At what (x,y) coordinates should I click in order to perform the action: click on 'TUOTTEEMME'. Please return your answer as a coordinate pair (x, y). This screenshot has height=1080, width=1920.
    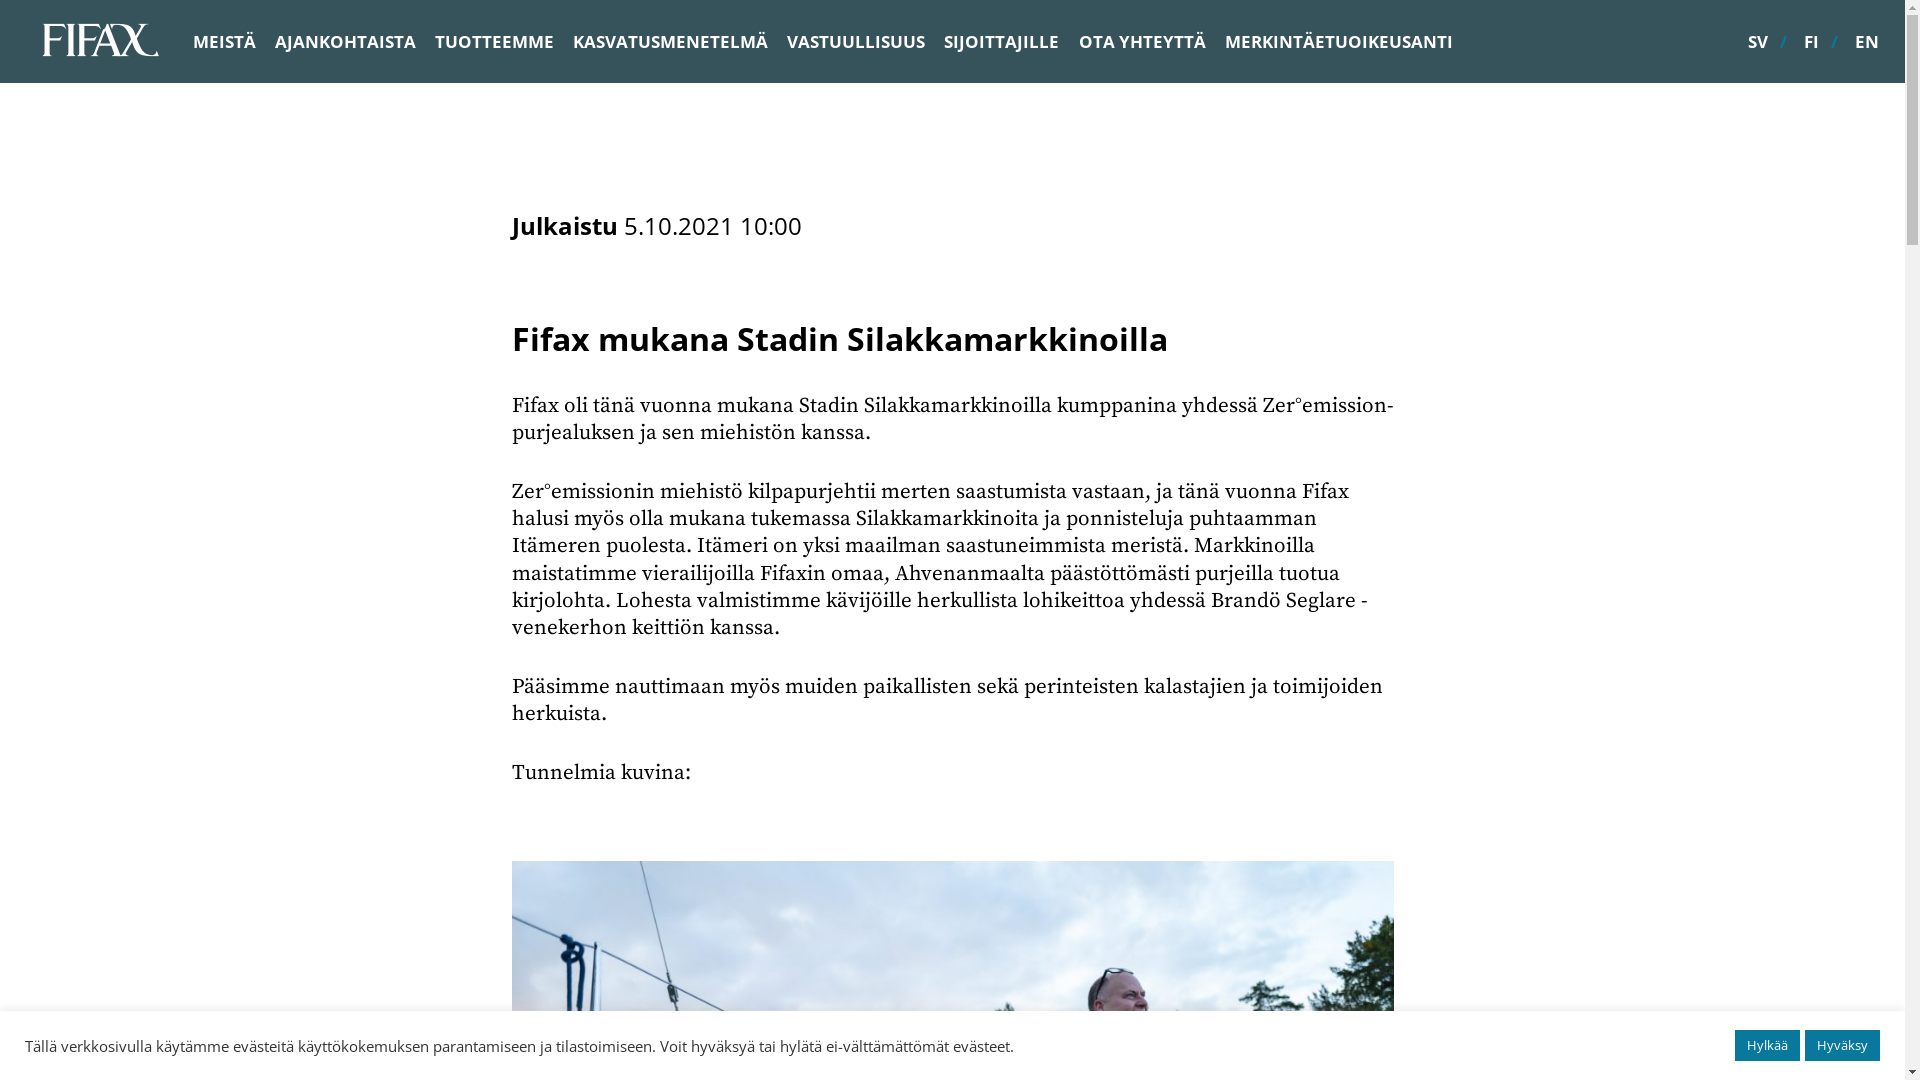
    Looking at the image, I should click on (494, 41).